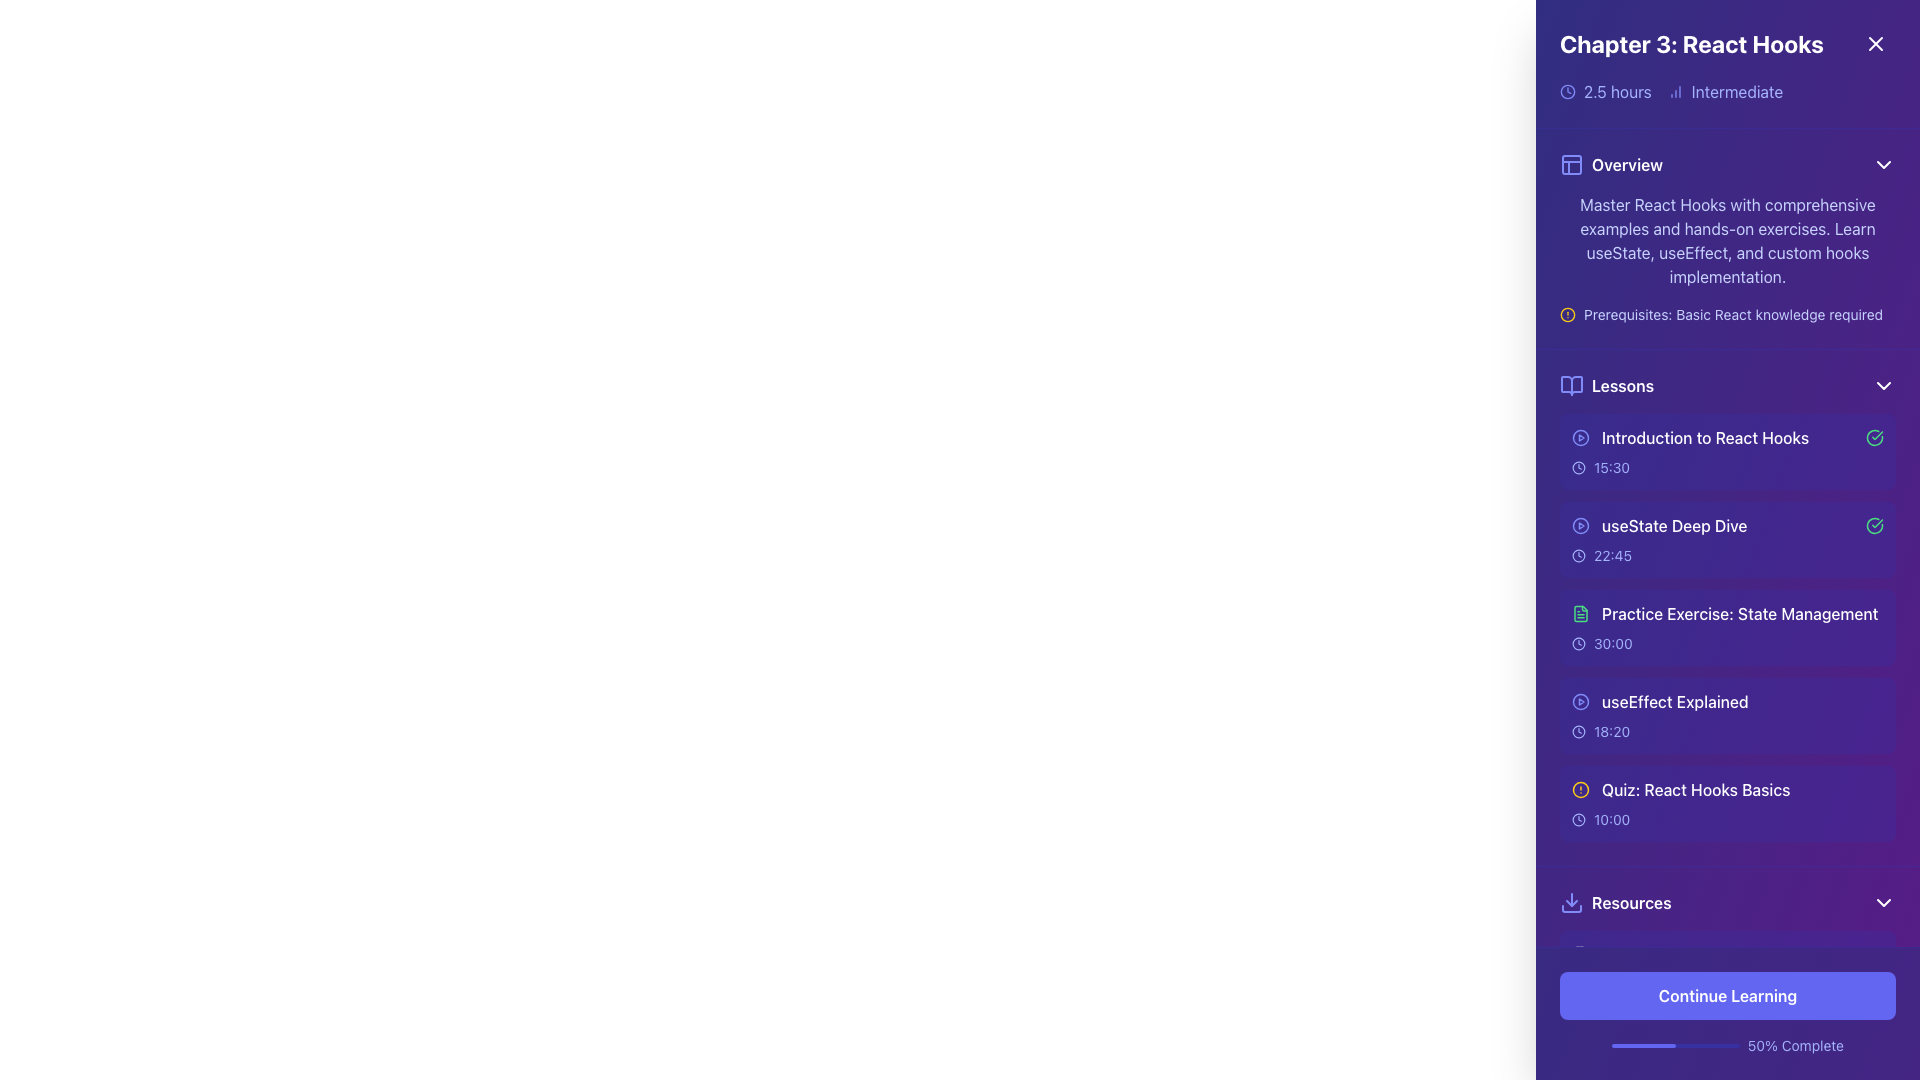 The height and width of the screenshot is (1080, 1920). What do you see at coordinates (1675, 92) in the screenshot?
I see `the small, square icon representing an increasing bar chart with rounded edges and an indigo tint, located to the left of the text 'Intermediate'` at bounding box center [1675, 92].